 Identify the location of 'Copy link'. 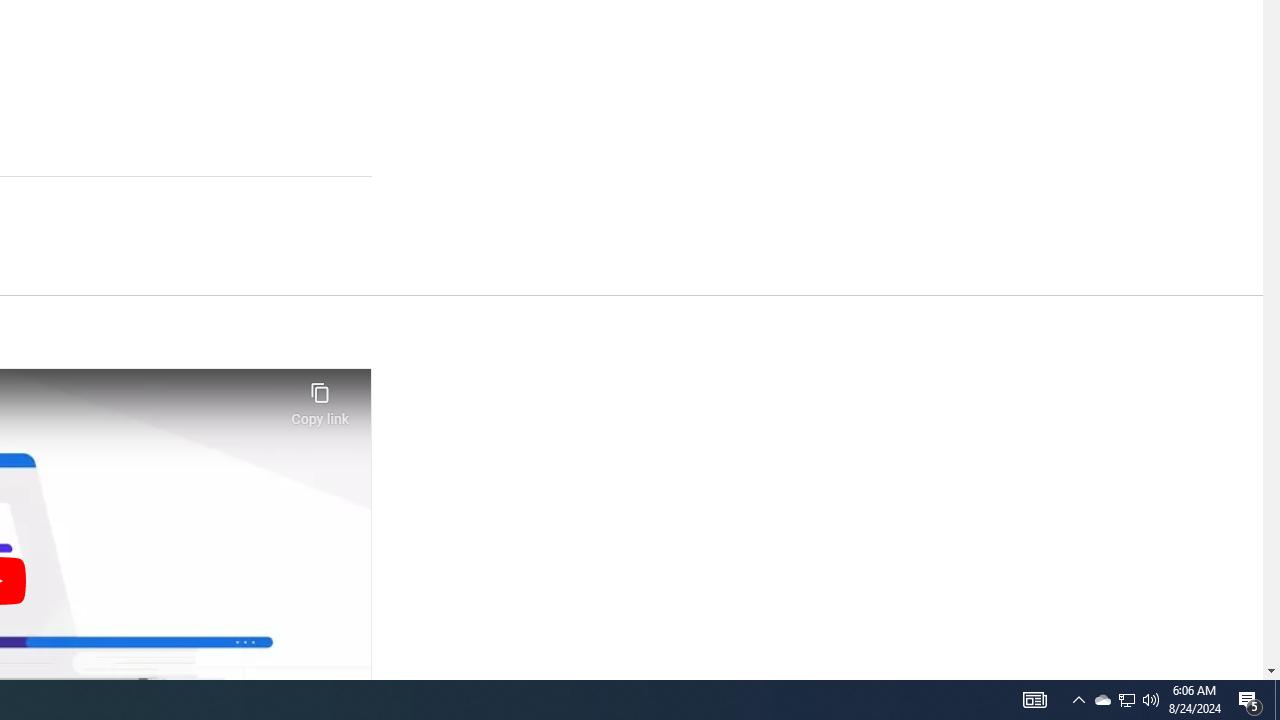
(320, 398).